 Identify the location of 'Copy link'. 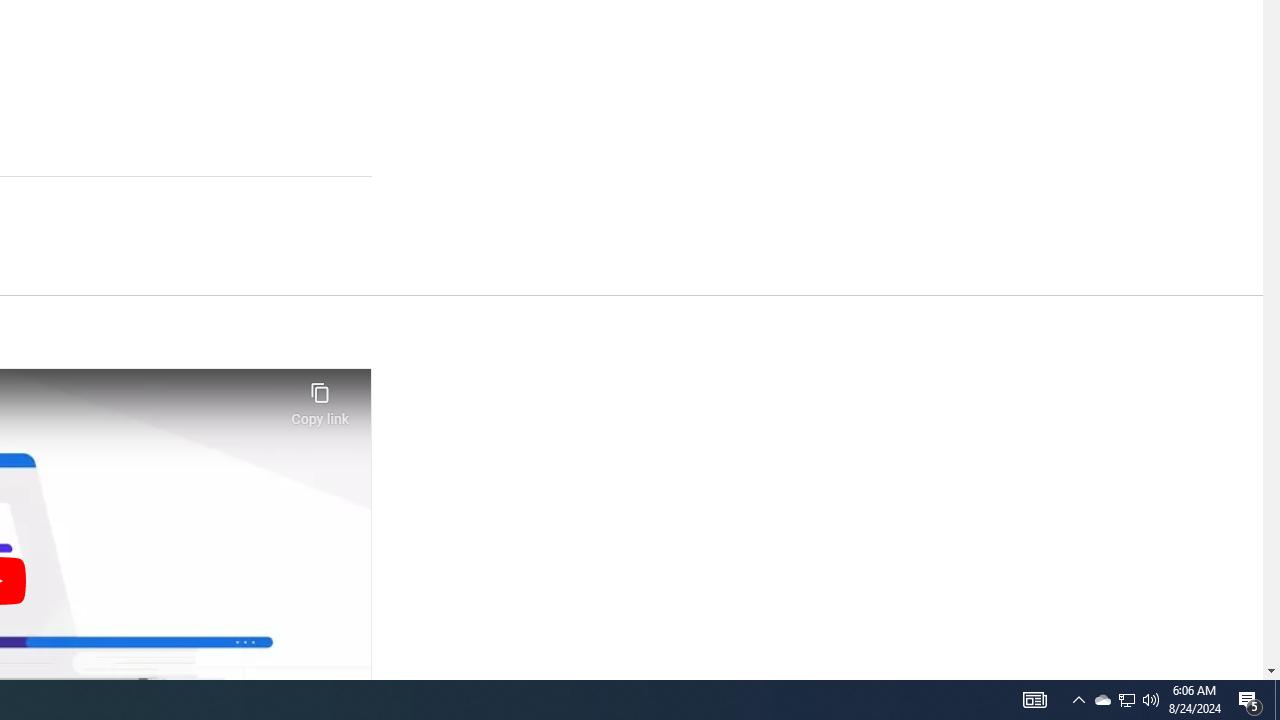
(320, 398).